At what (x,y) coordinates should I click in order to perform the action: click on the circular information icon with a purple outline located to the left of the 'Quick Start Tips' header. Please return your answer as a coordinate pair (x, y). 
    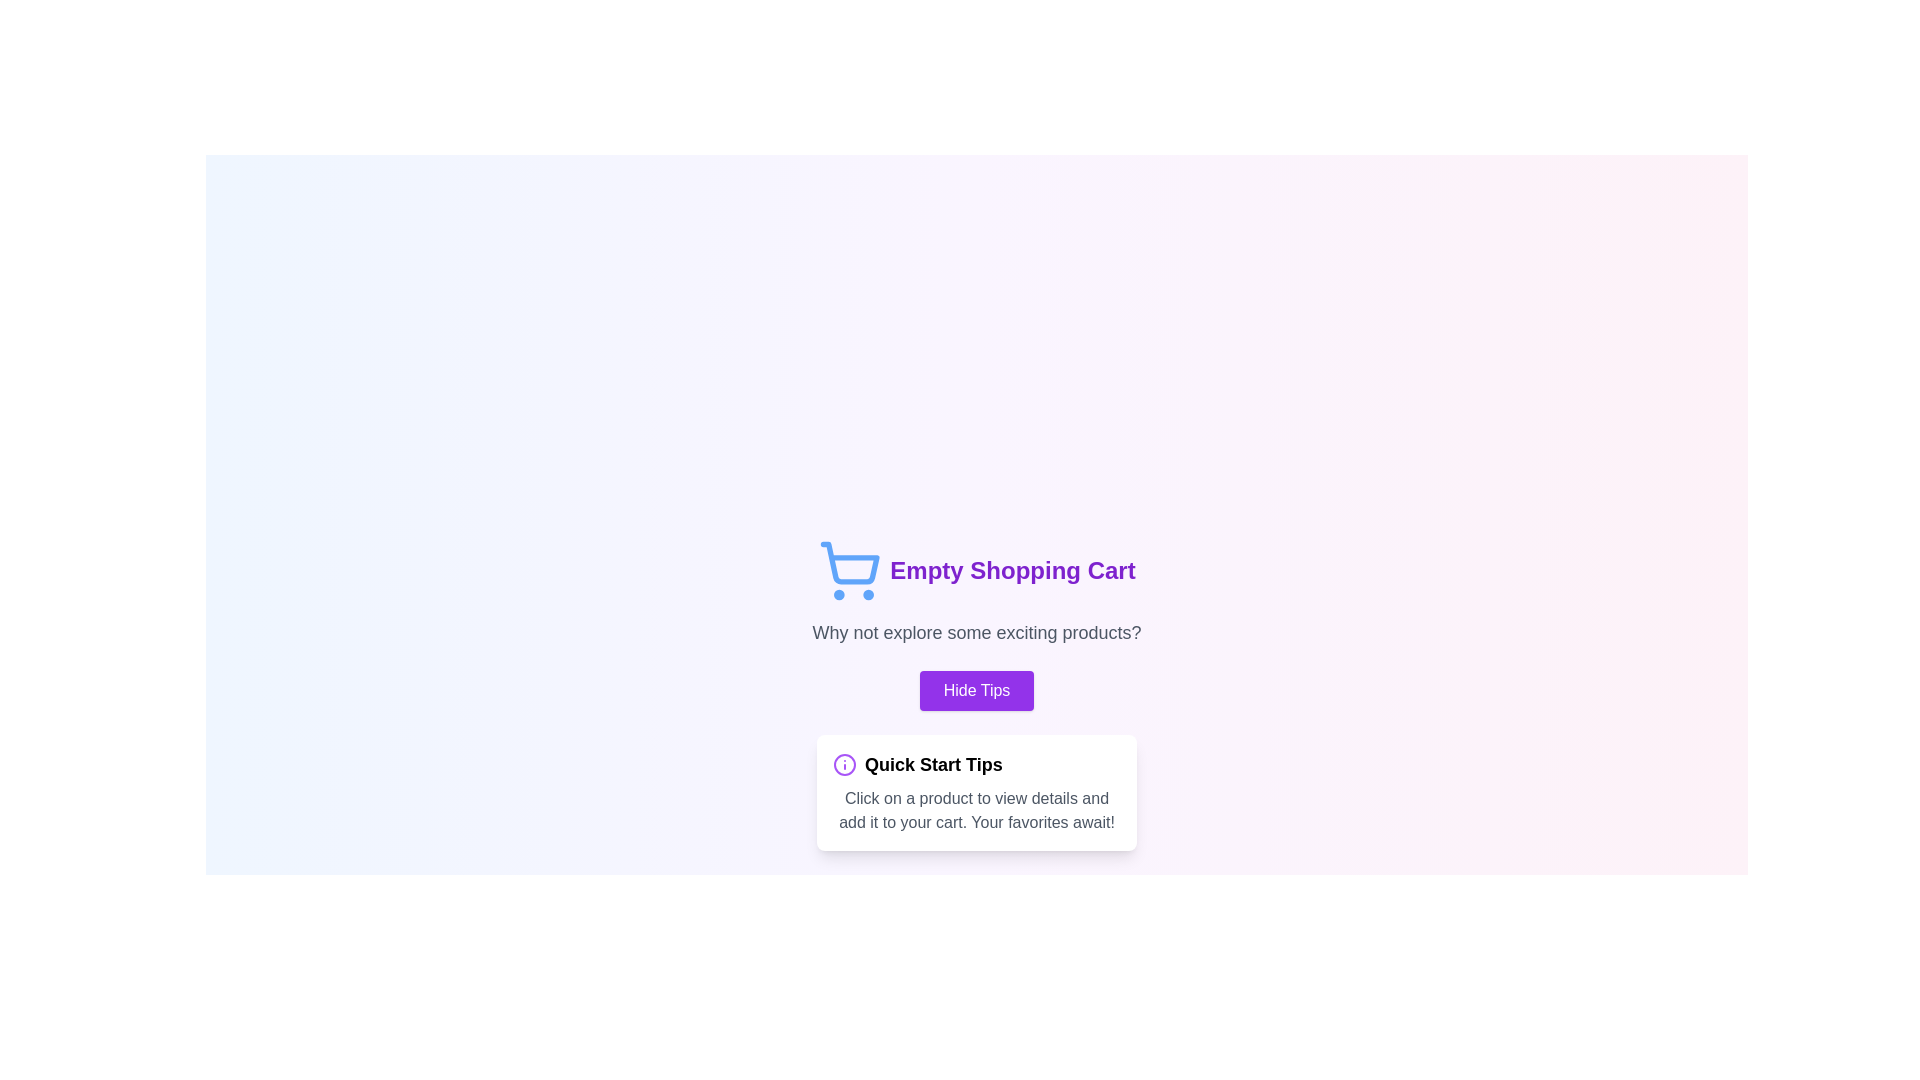
    Looking at the image, I should click on (844, 764).